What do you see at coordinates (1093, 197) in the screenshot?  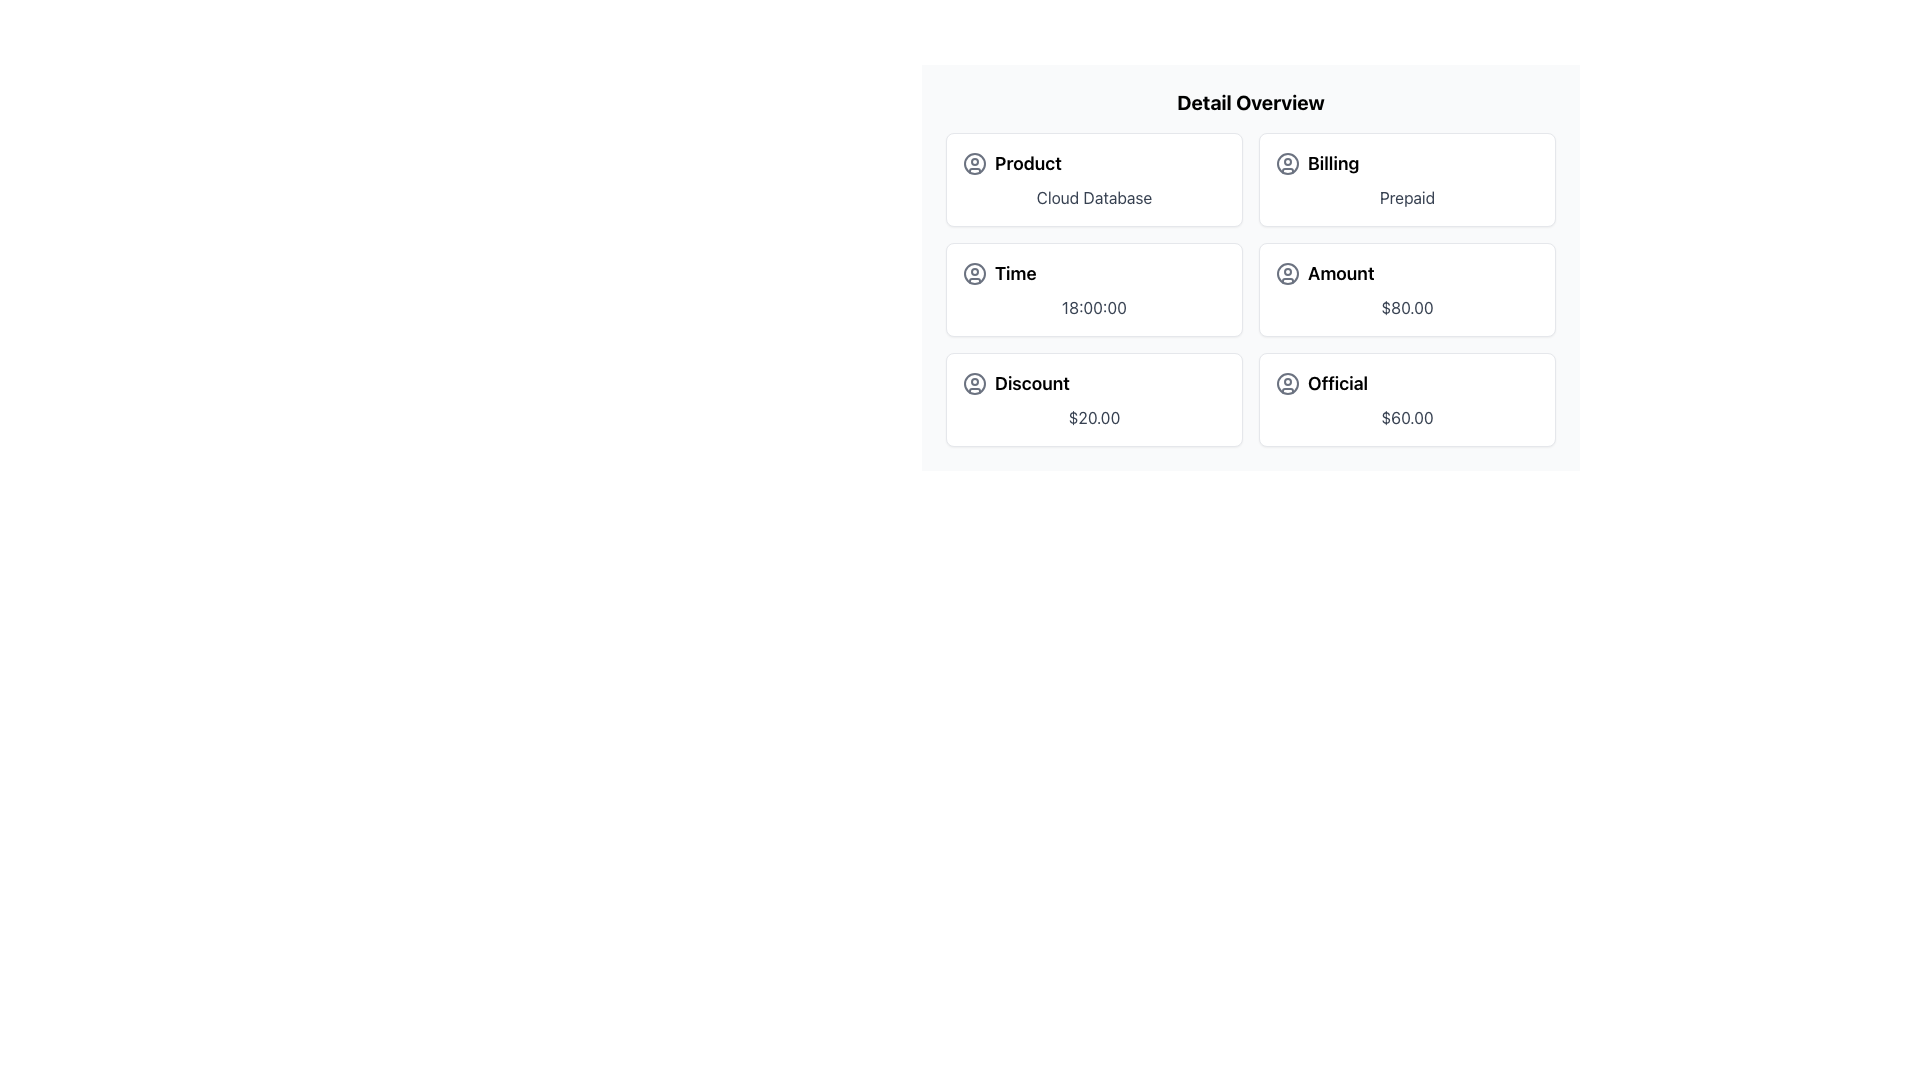 I see `the second text label in the 'Product' section that displays the product type or name` at bounding box center [1093, 197].